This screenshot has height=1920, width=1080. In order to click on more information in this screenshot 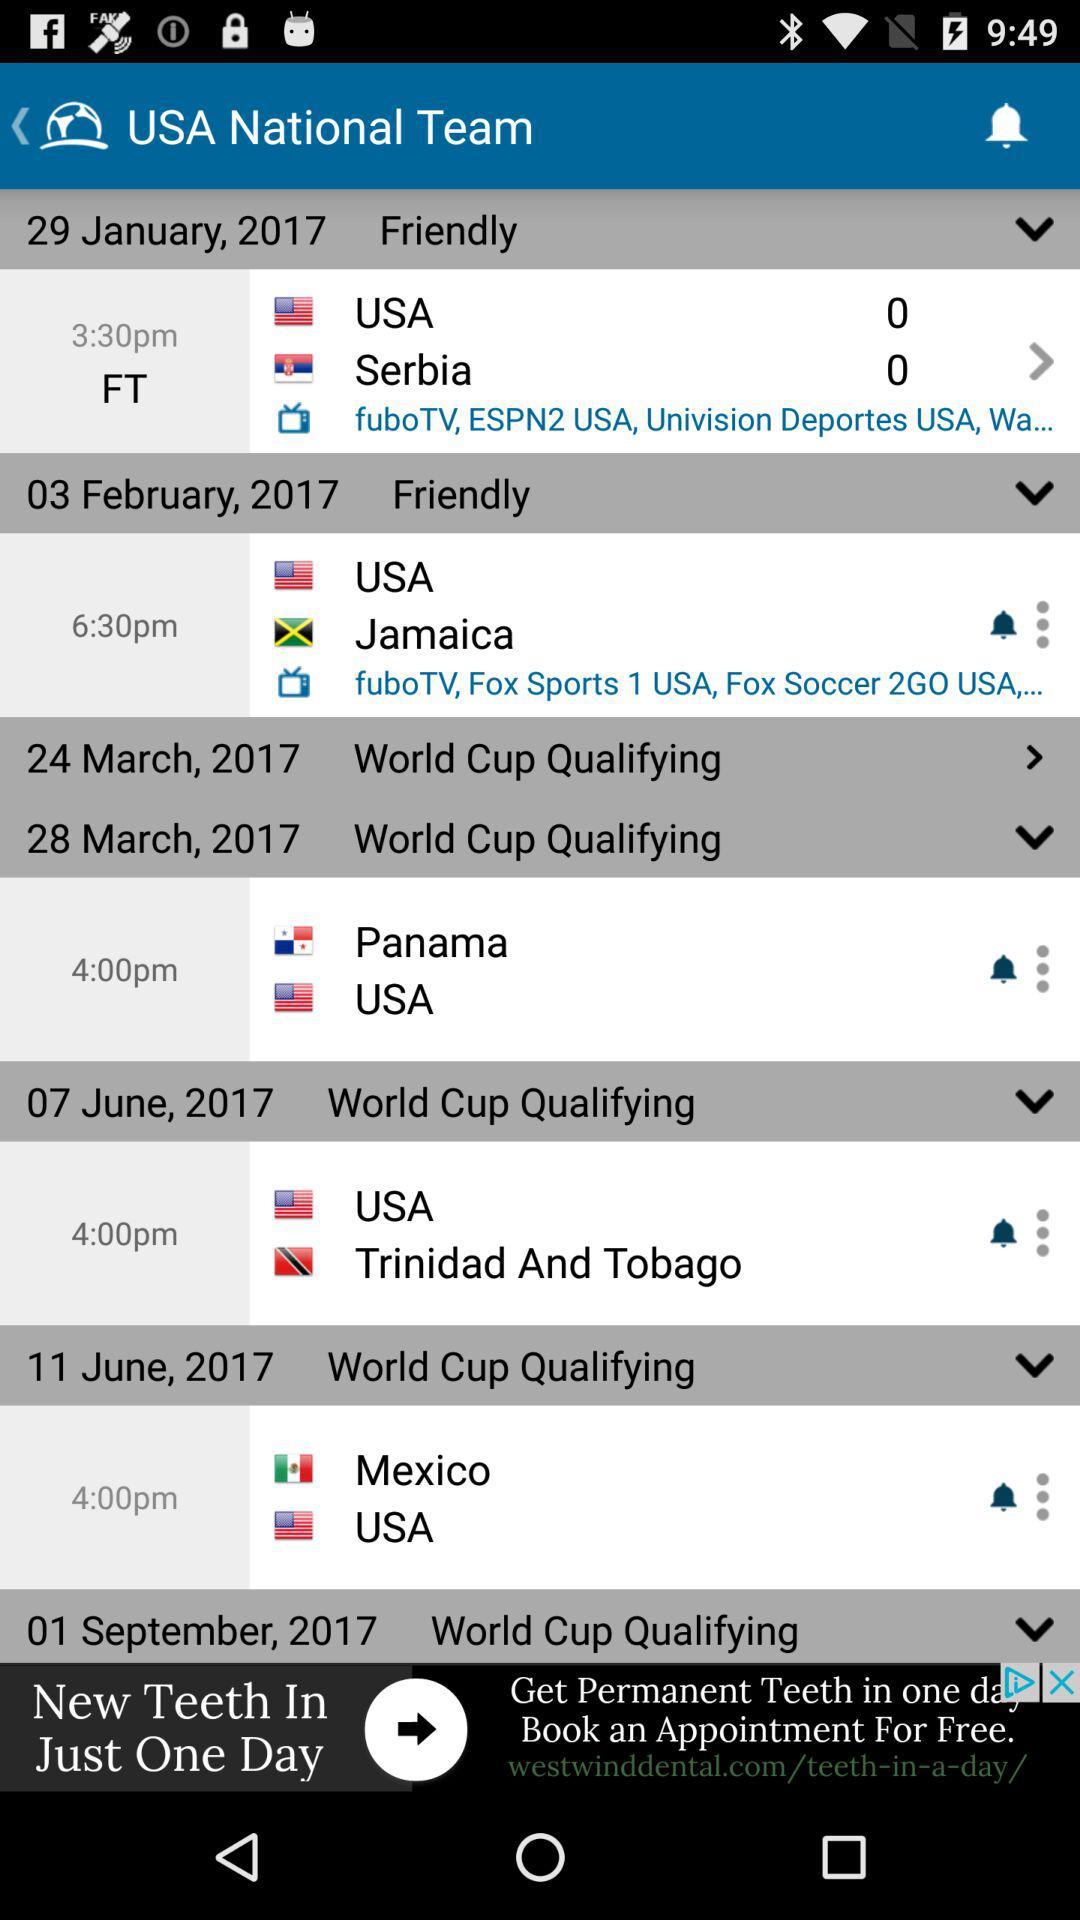, I will do `click(1035, 623)`.